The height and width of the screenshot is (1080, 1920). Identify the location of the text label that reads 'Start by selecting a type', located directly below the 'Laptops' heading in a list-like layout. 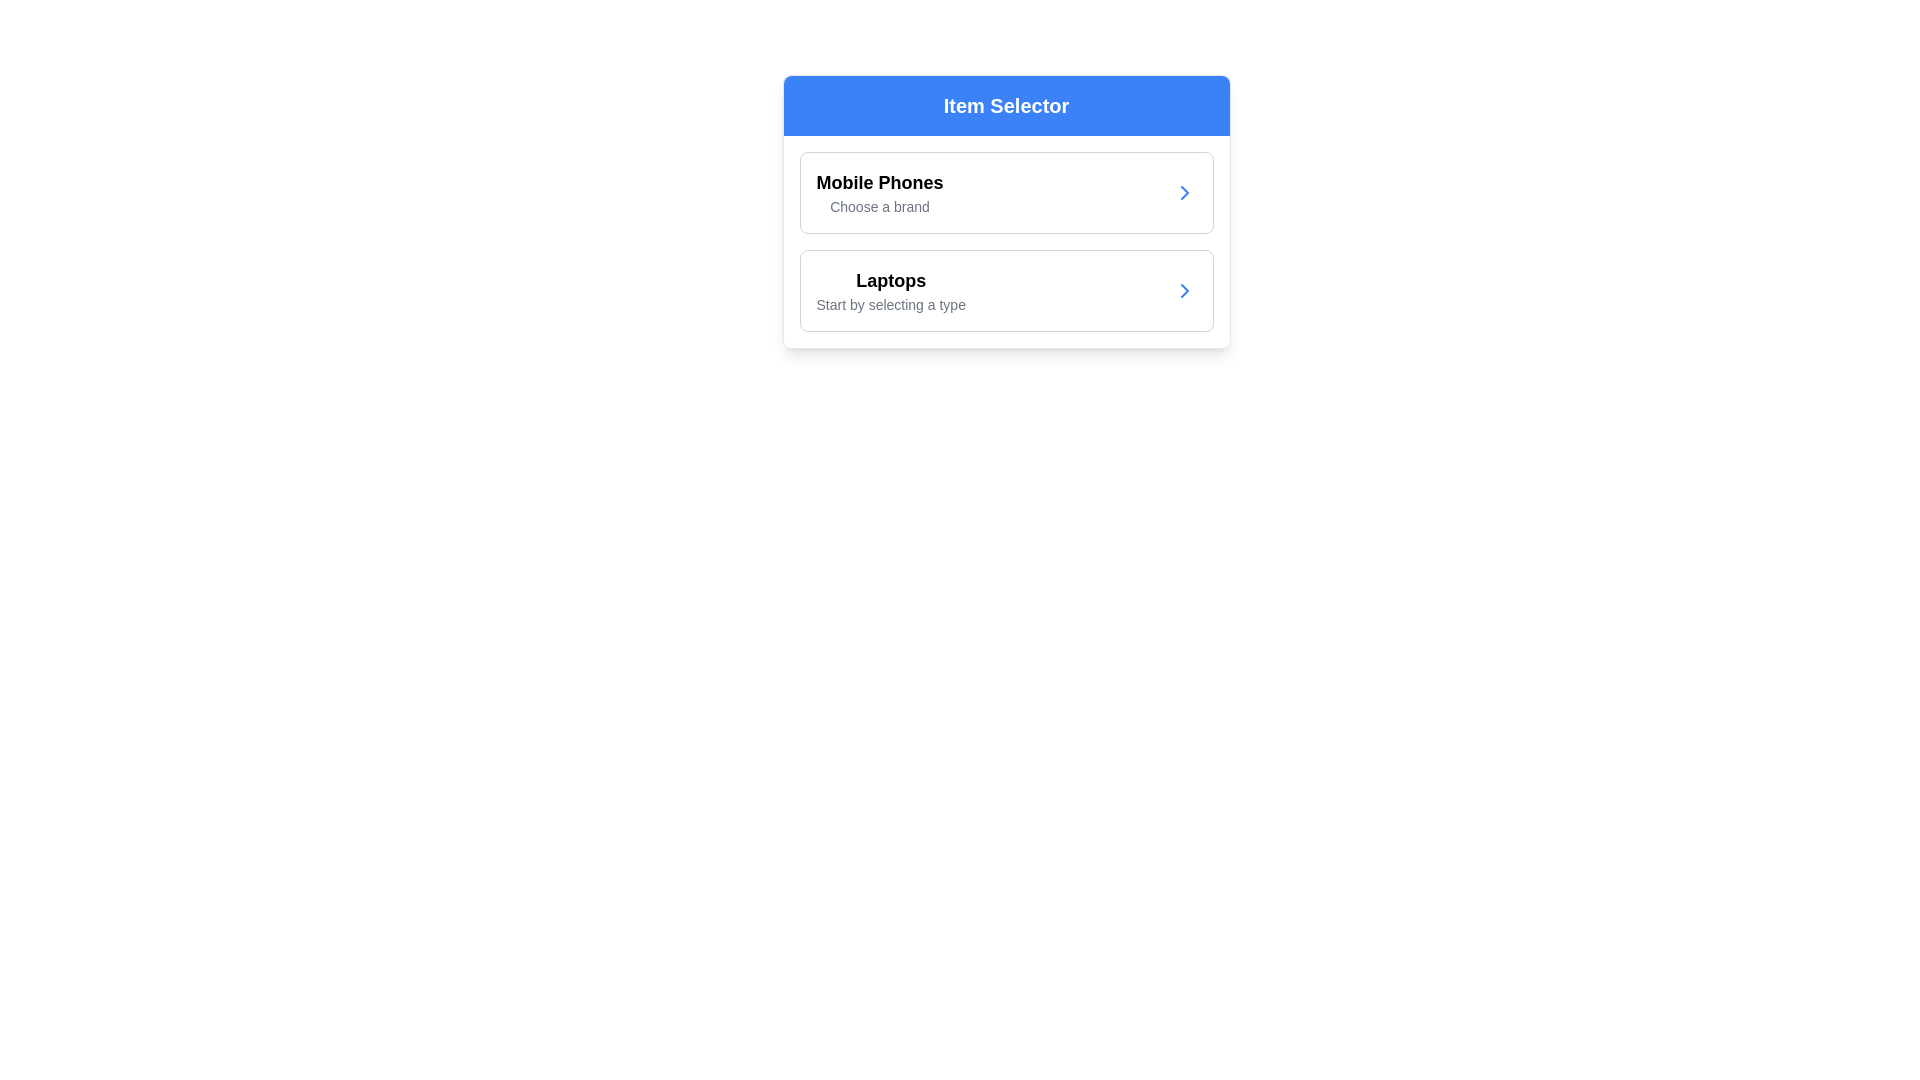
(890, 304).